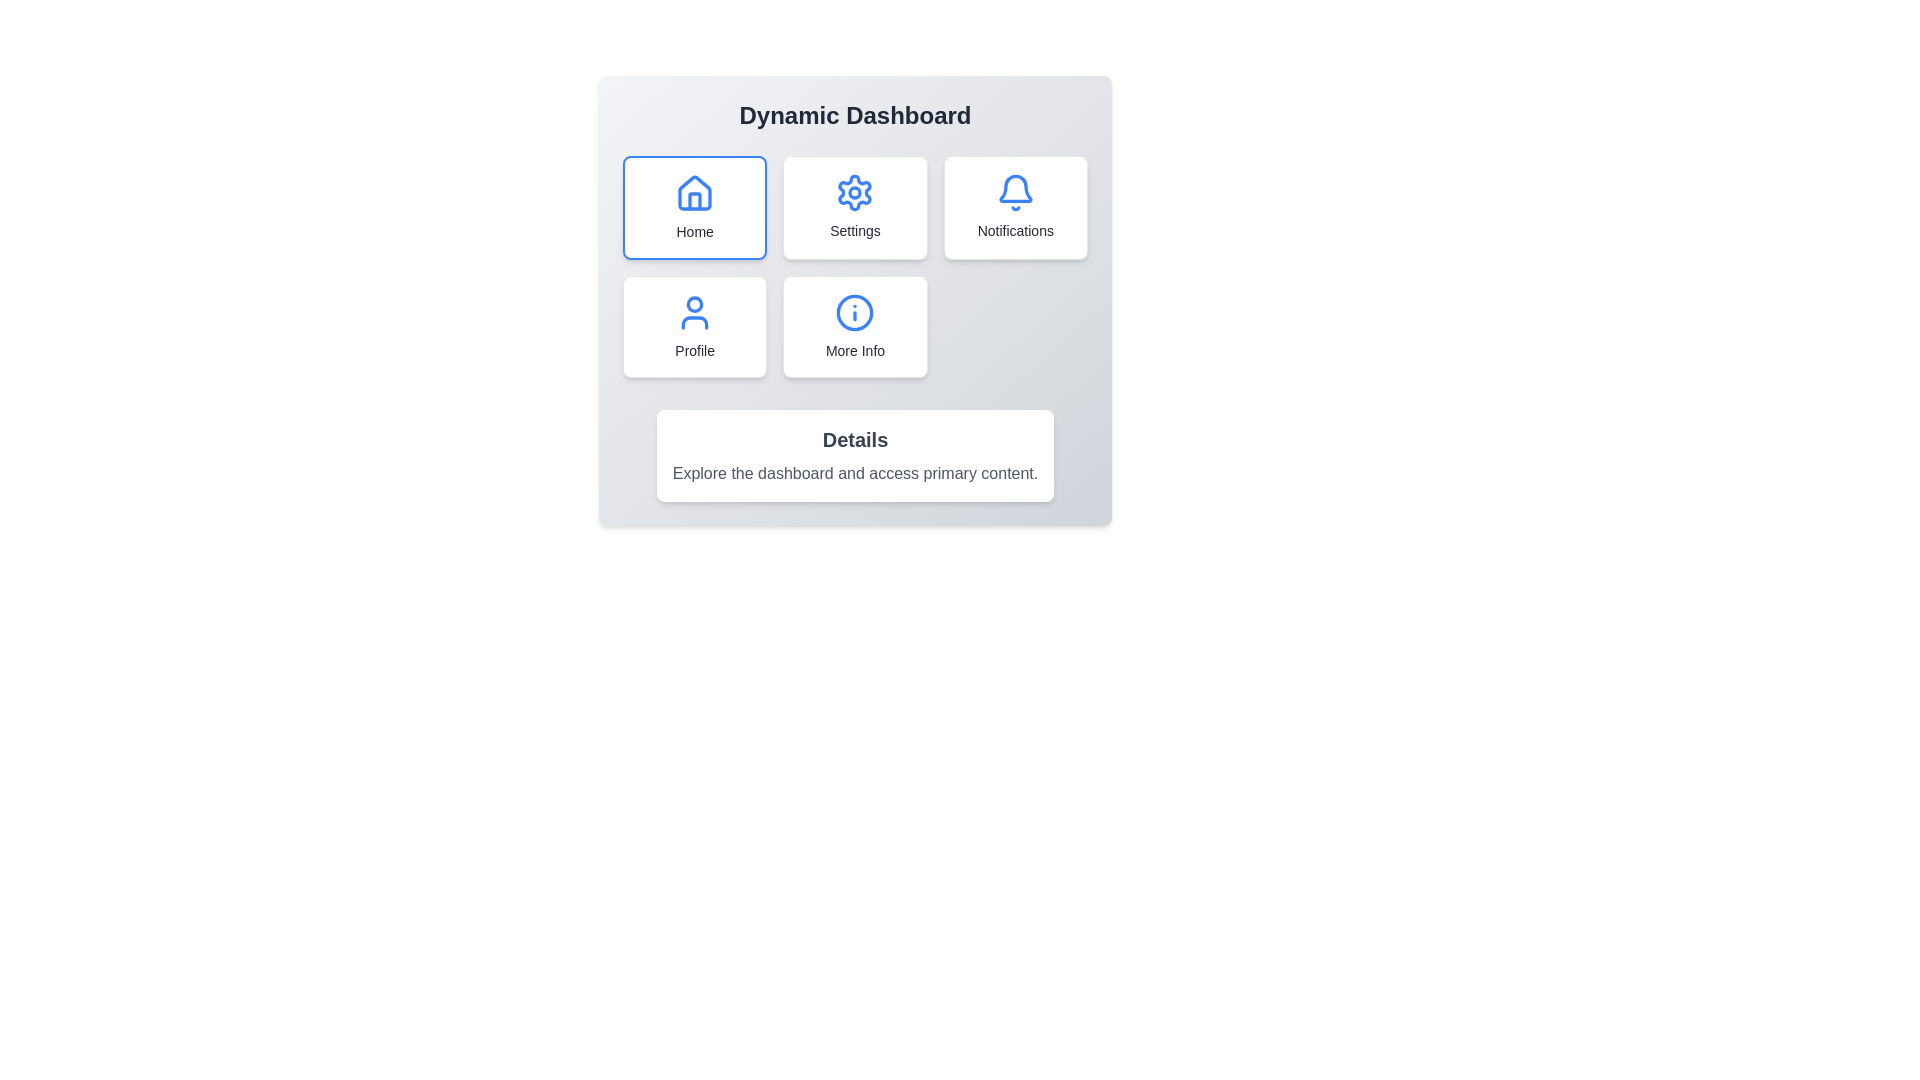 The image size is (1920, 1080). What do you see at coordinates (855, 312) in the screenshot?
I see `information icon, which is a blue circular icon with a distinct 'i' centered within, located in the 'More Info' section at the bottom of the main buttons` at bounding box center [855, 312].